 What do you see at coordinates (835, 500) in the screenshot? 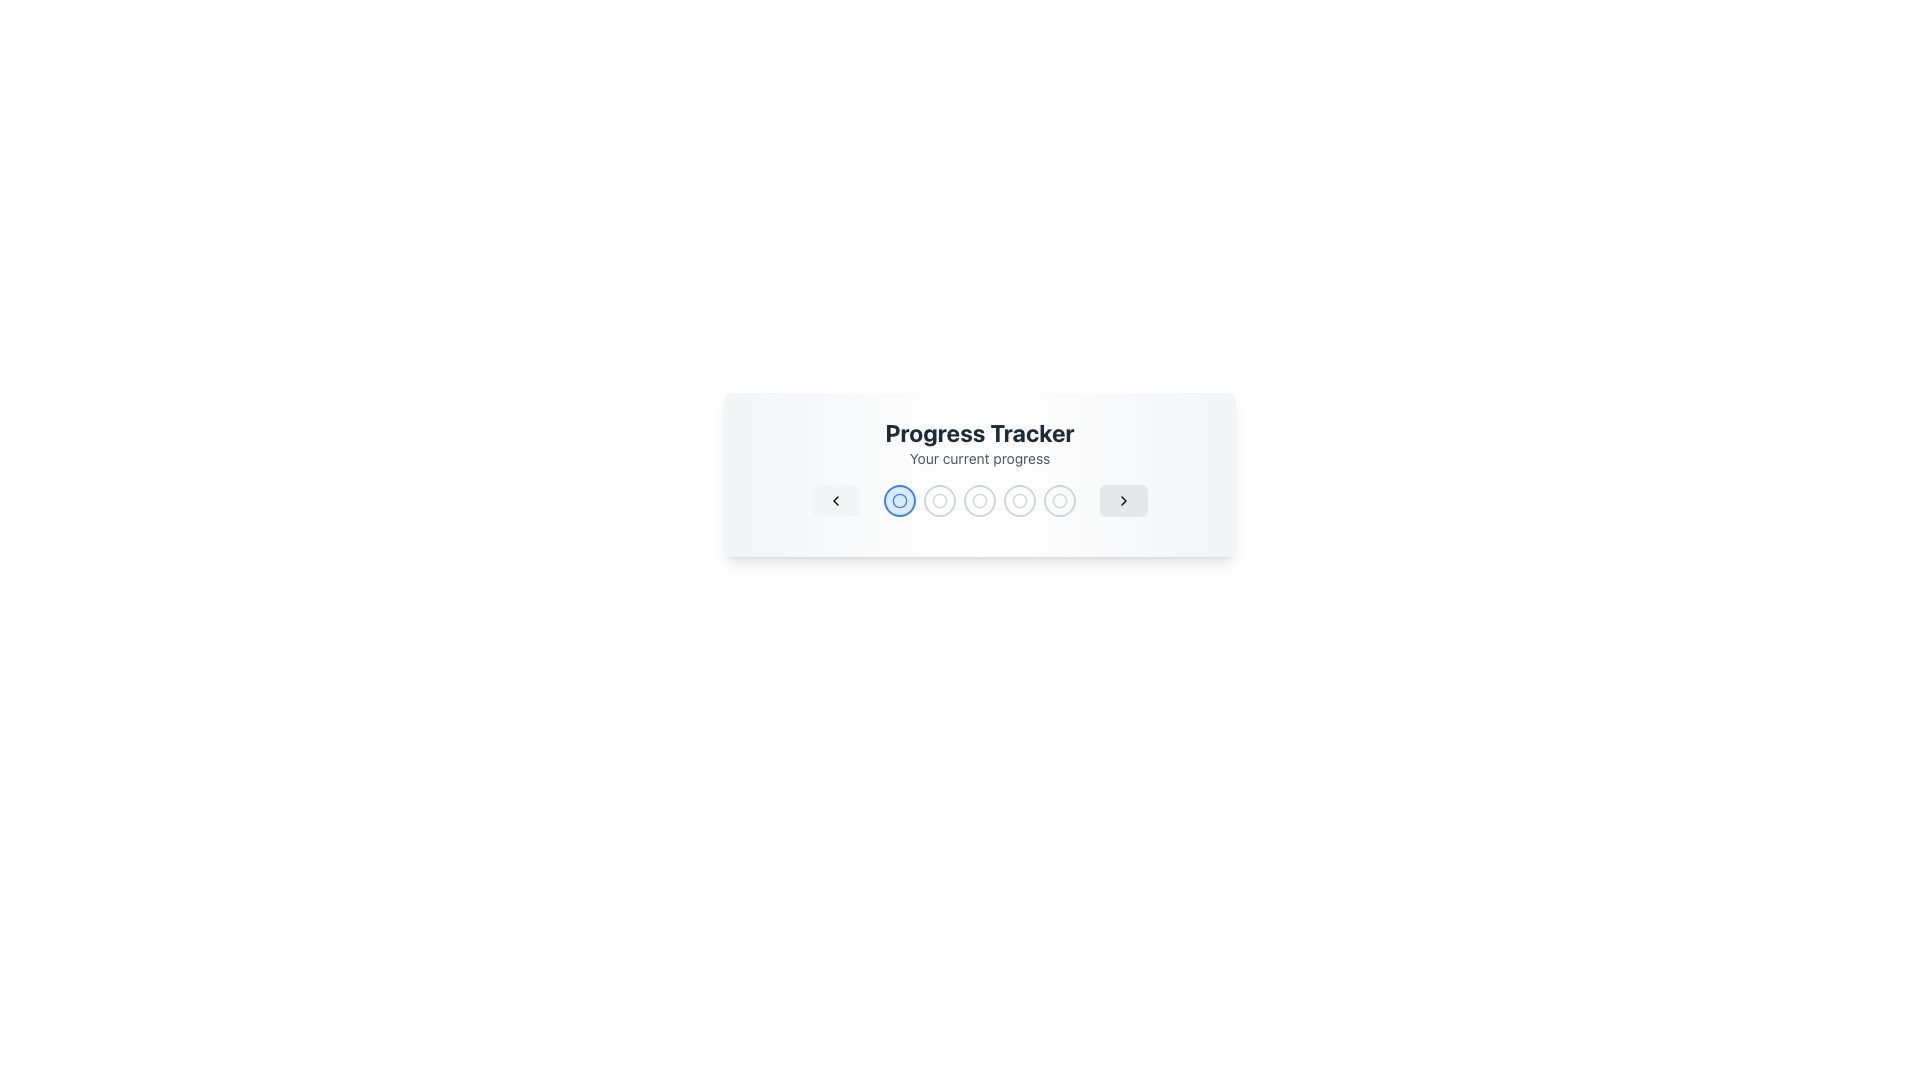
I see `the navigation button located under the title 'Progress Tracker', which is the first element in the sequence to trigger hover styling` at bounding box center [835, 500].